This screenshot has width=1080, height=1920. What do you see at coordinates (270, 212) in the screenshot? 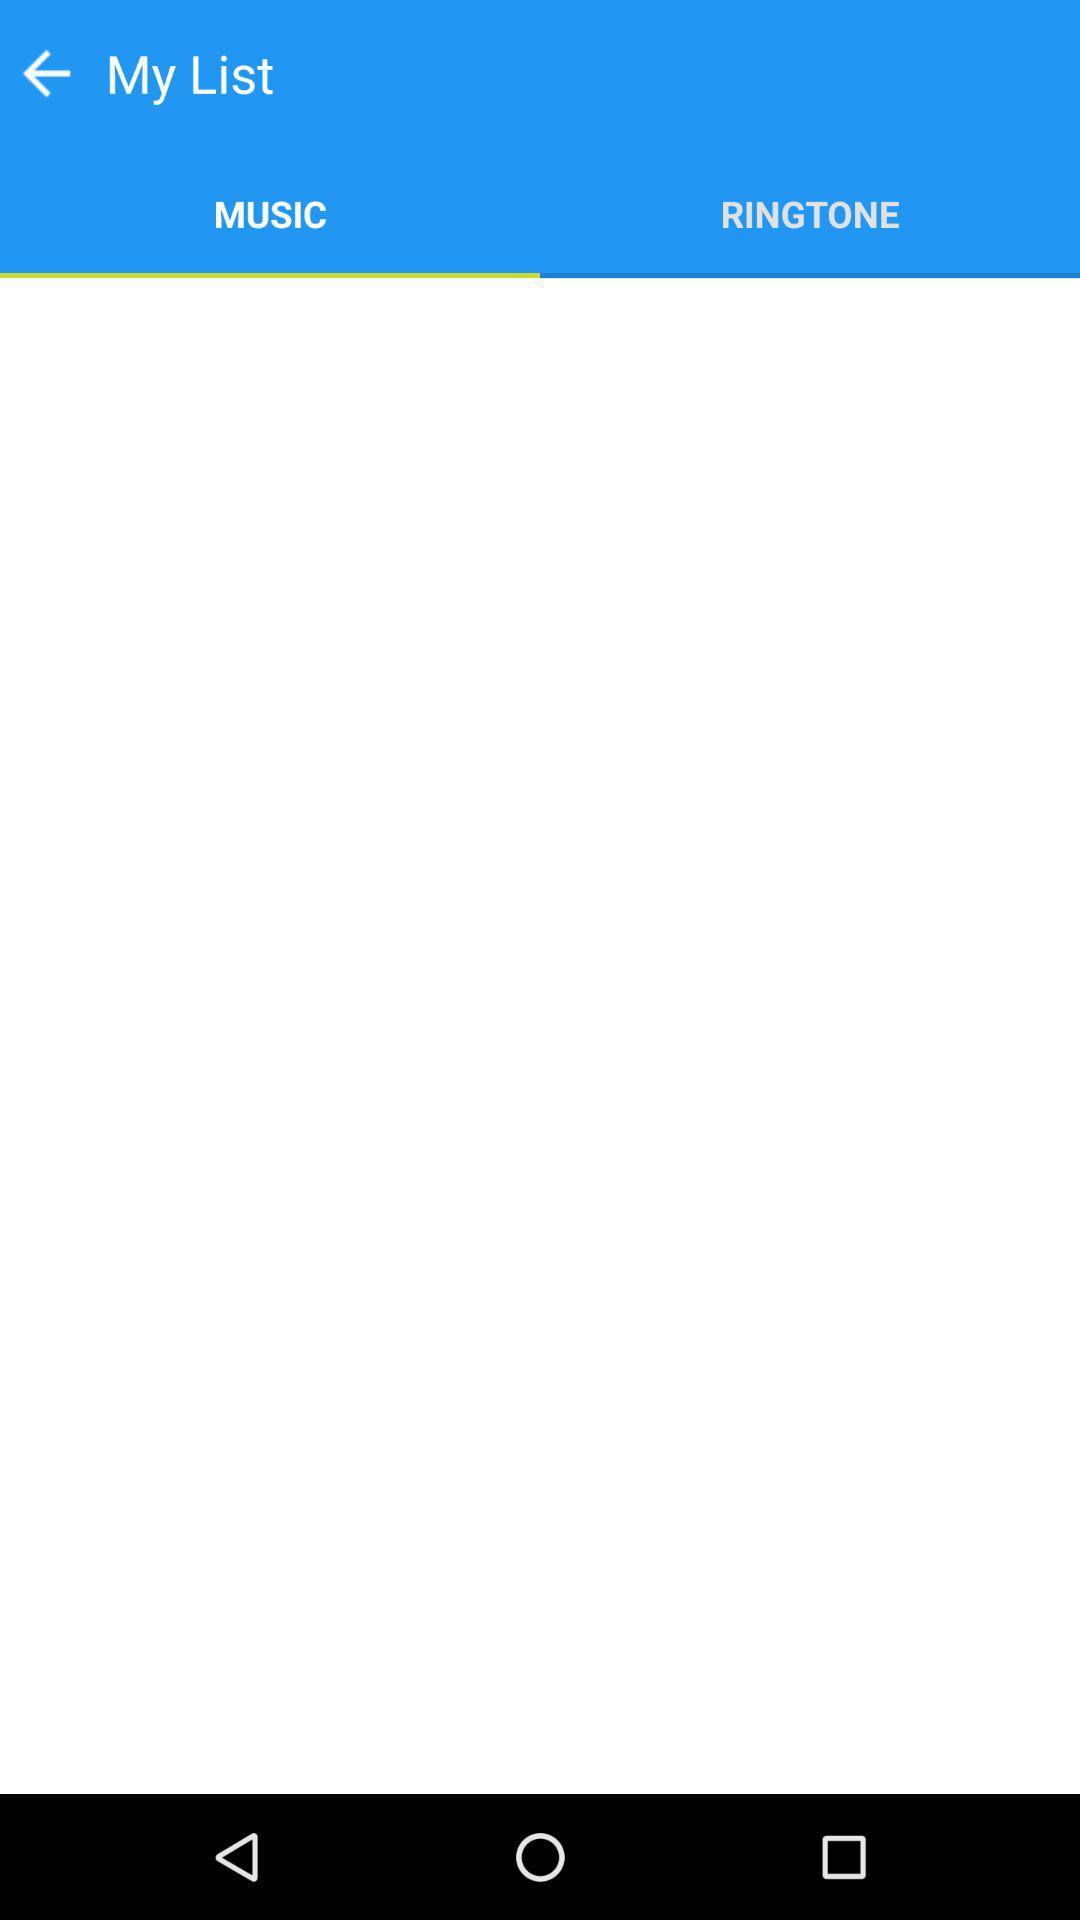
I see `the item next to the ringtone` at bounding box center [270, 212].